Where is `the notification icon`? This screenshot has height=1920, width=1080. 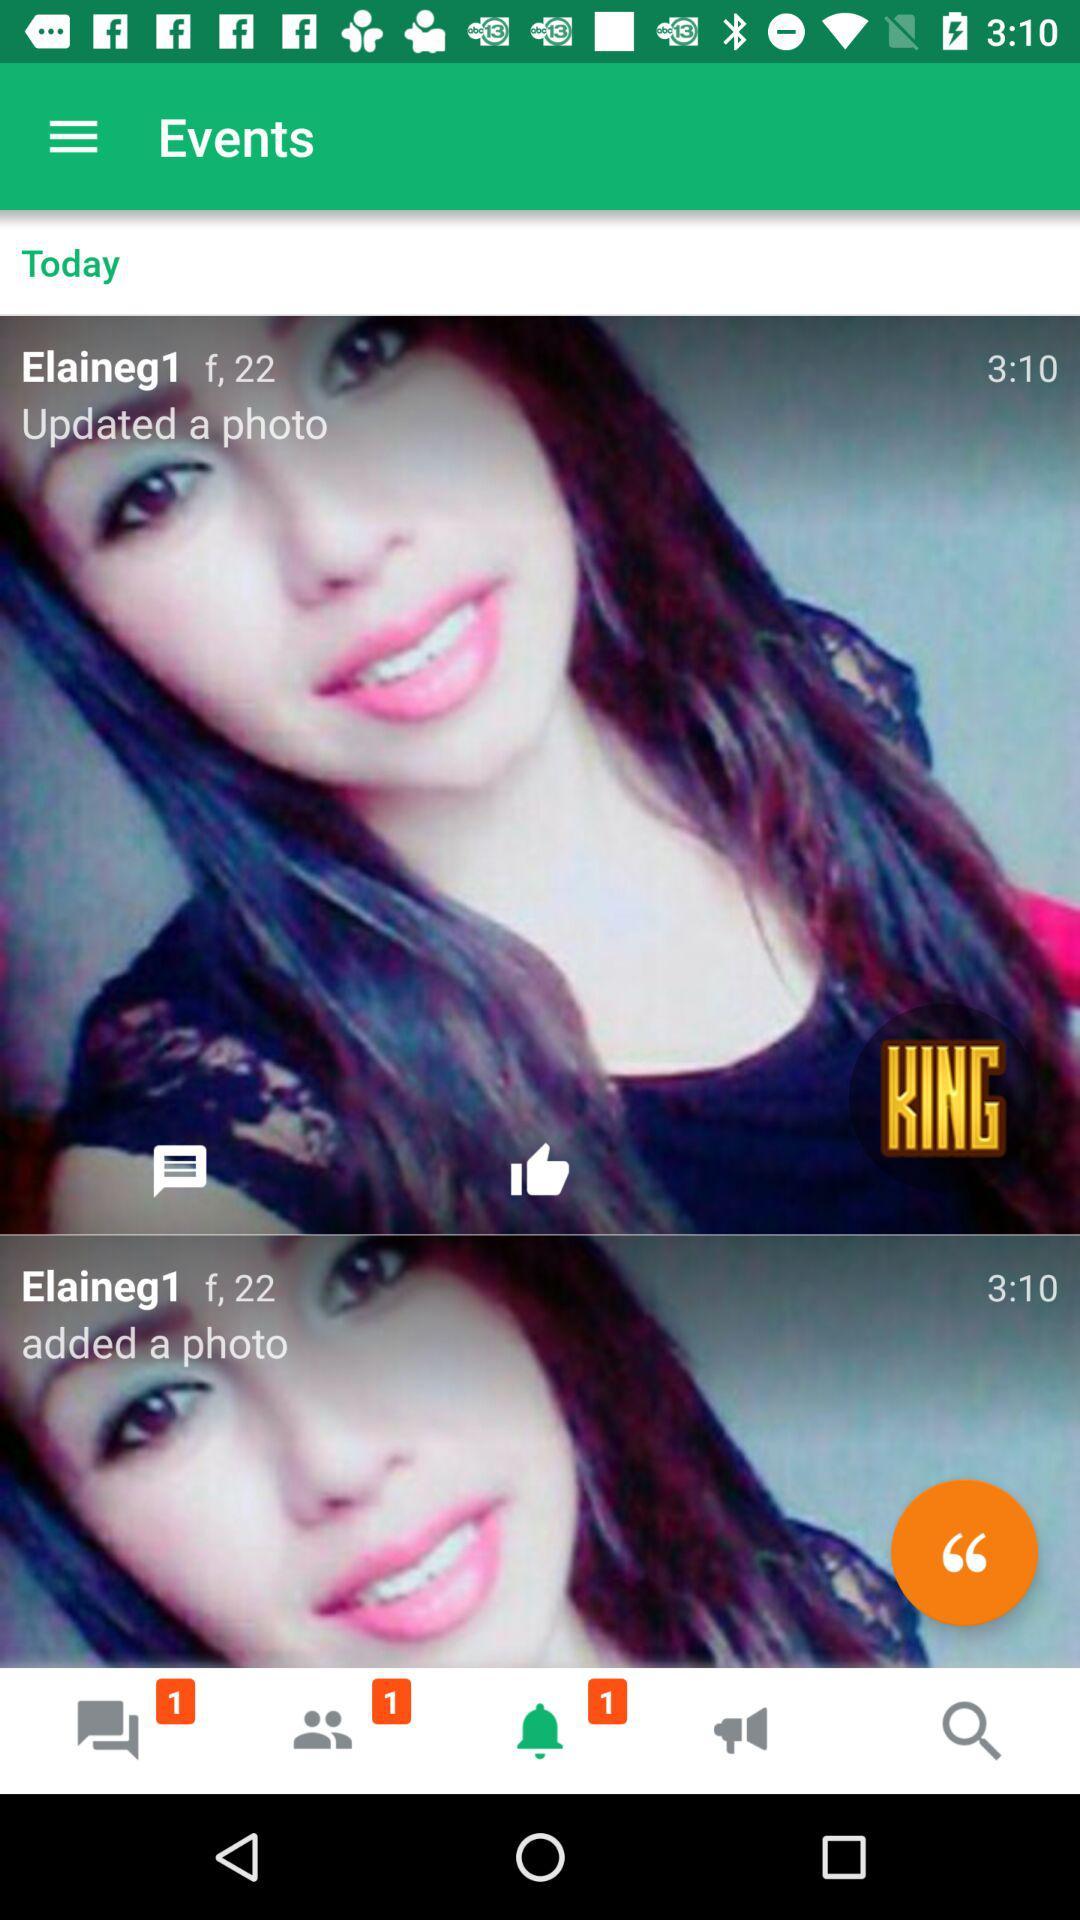
the notification icon is located at coordinates (540, 1730).